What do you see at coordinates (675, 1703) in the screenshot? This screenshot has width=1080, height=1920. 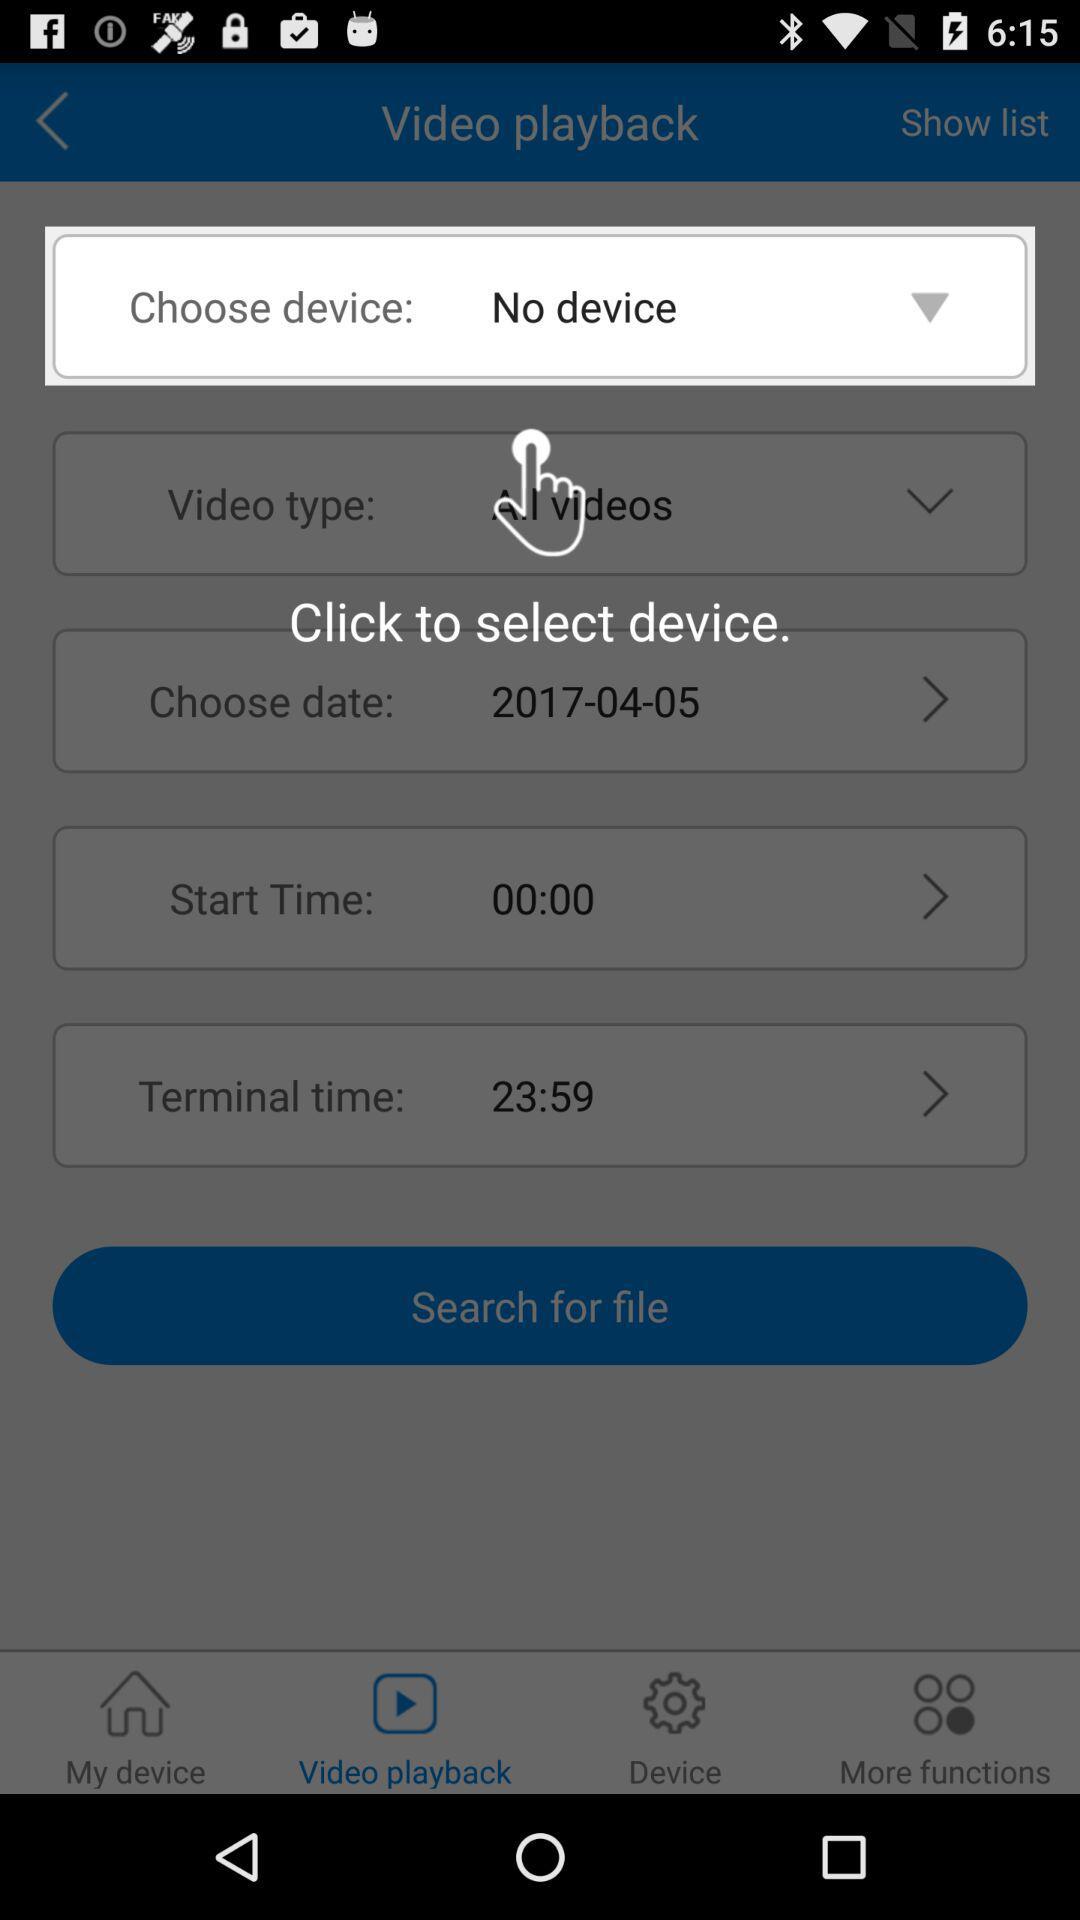 I see `the icon which is above the device` at bounding box center [675, 1703].